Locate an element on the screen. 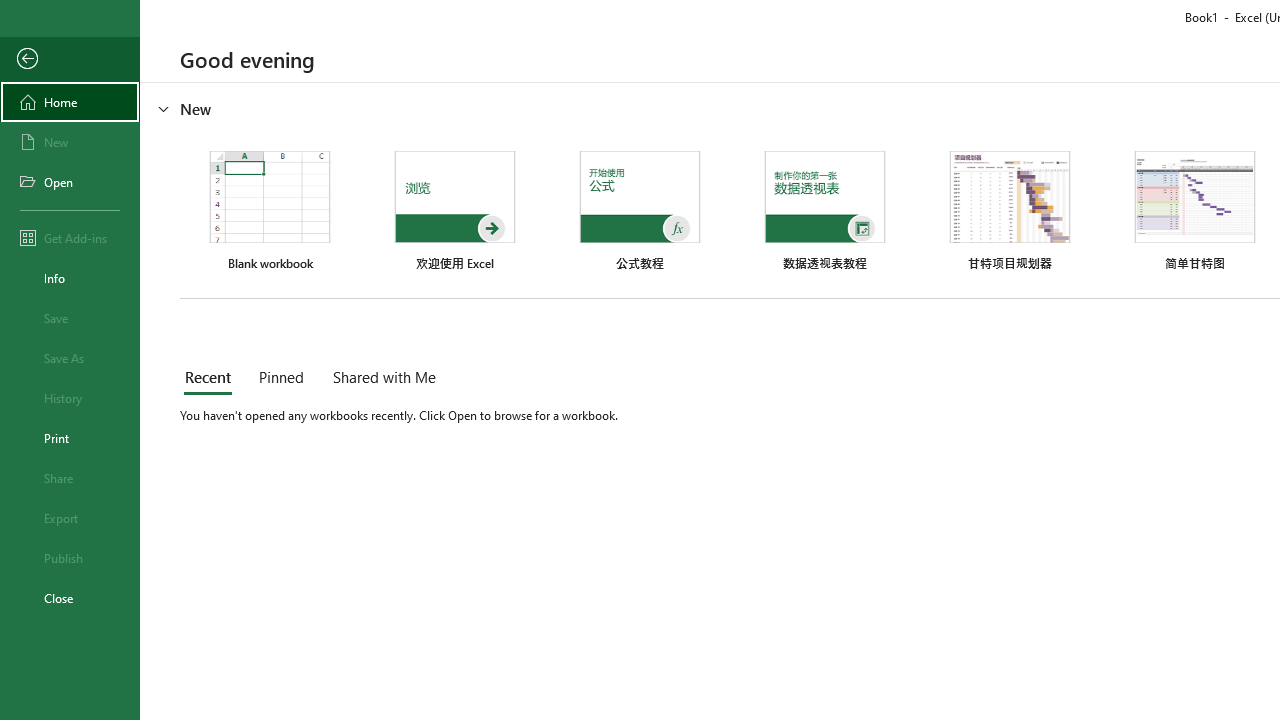 The width and height of the screenshot is (1280, 720). 'Shared with Me' is located at coordinates (380, 379).